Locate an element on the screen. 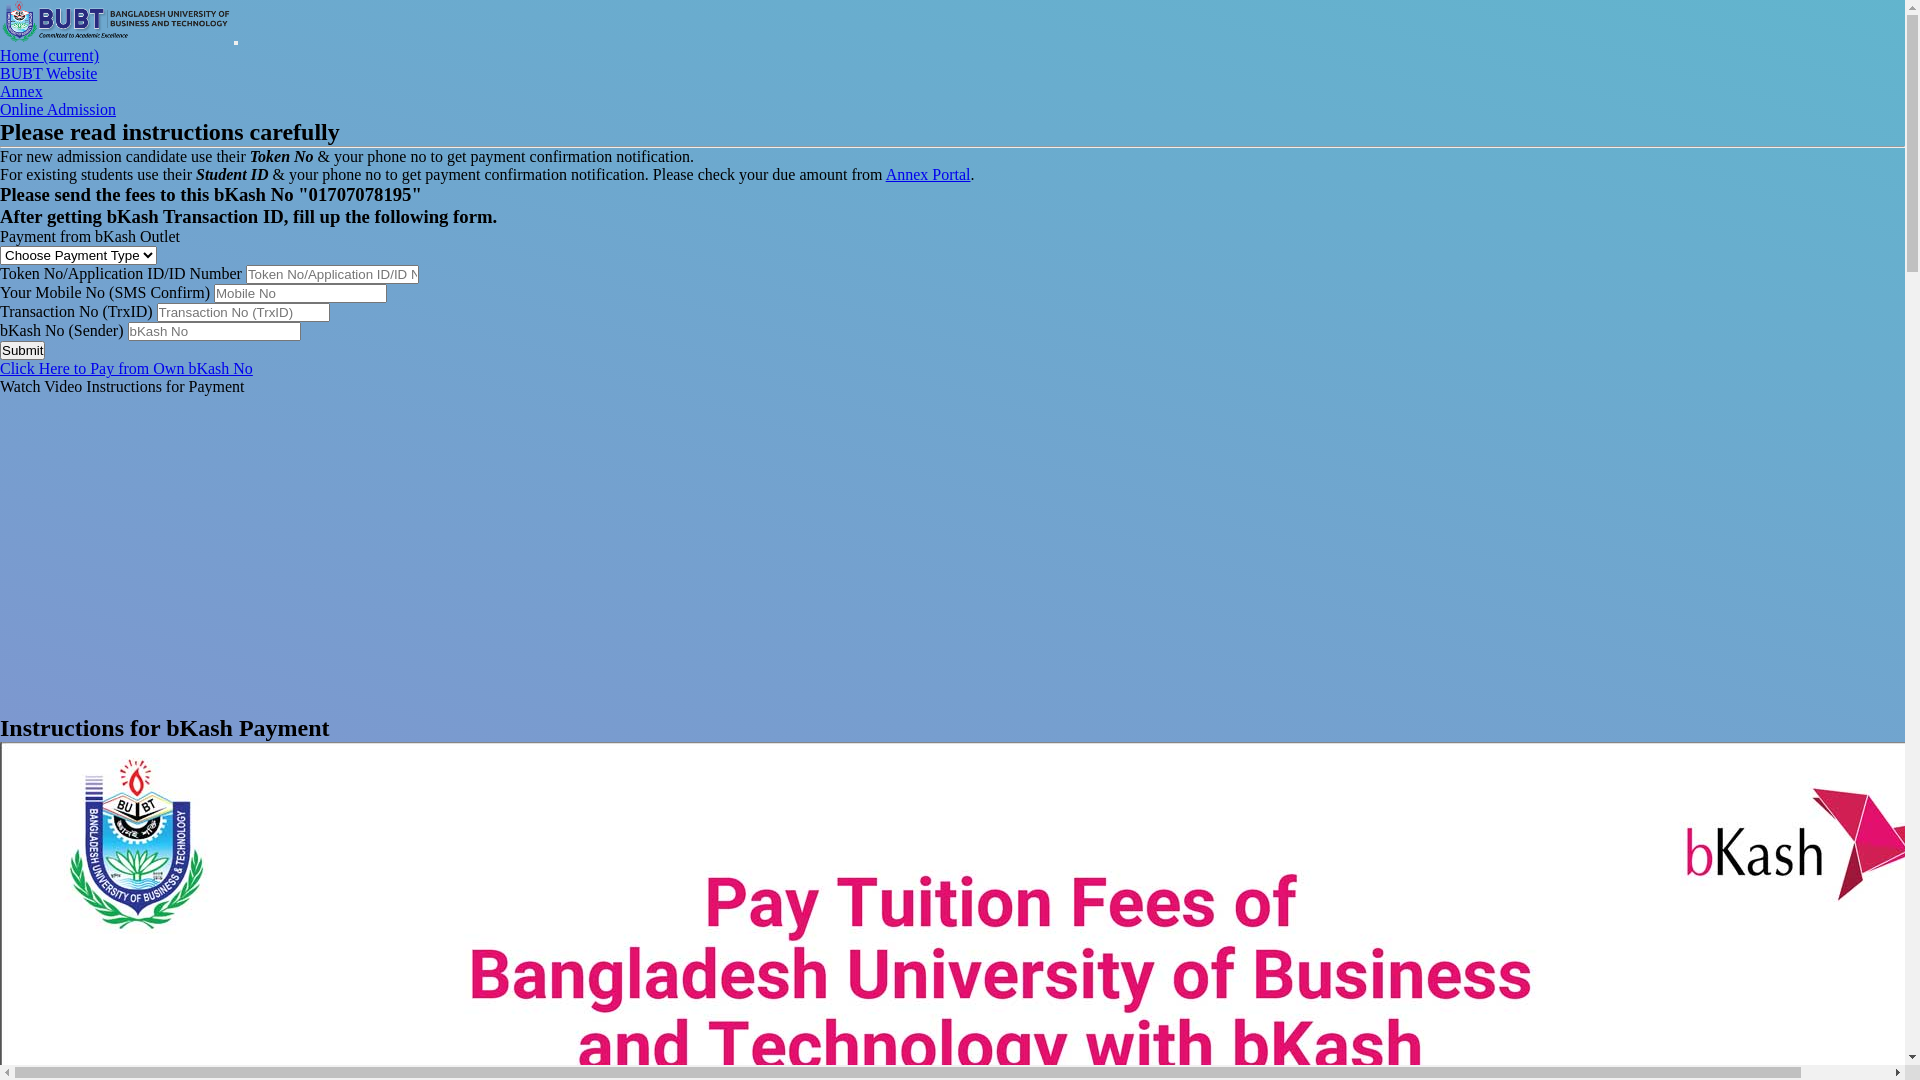 The height and width of the screenshot is (1080, 1920). 'Submit' is located at coordinates (22, 349).